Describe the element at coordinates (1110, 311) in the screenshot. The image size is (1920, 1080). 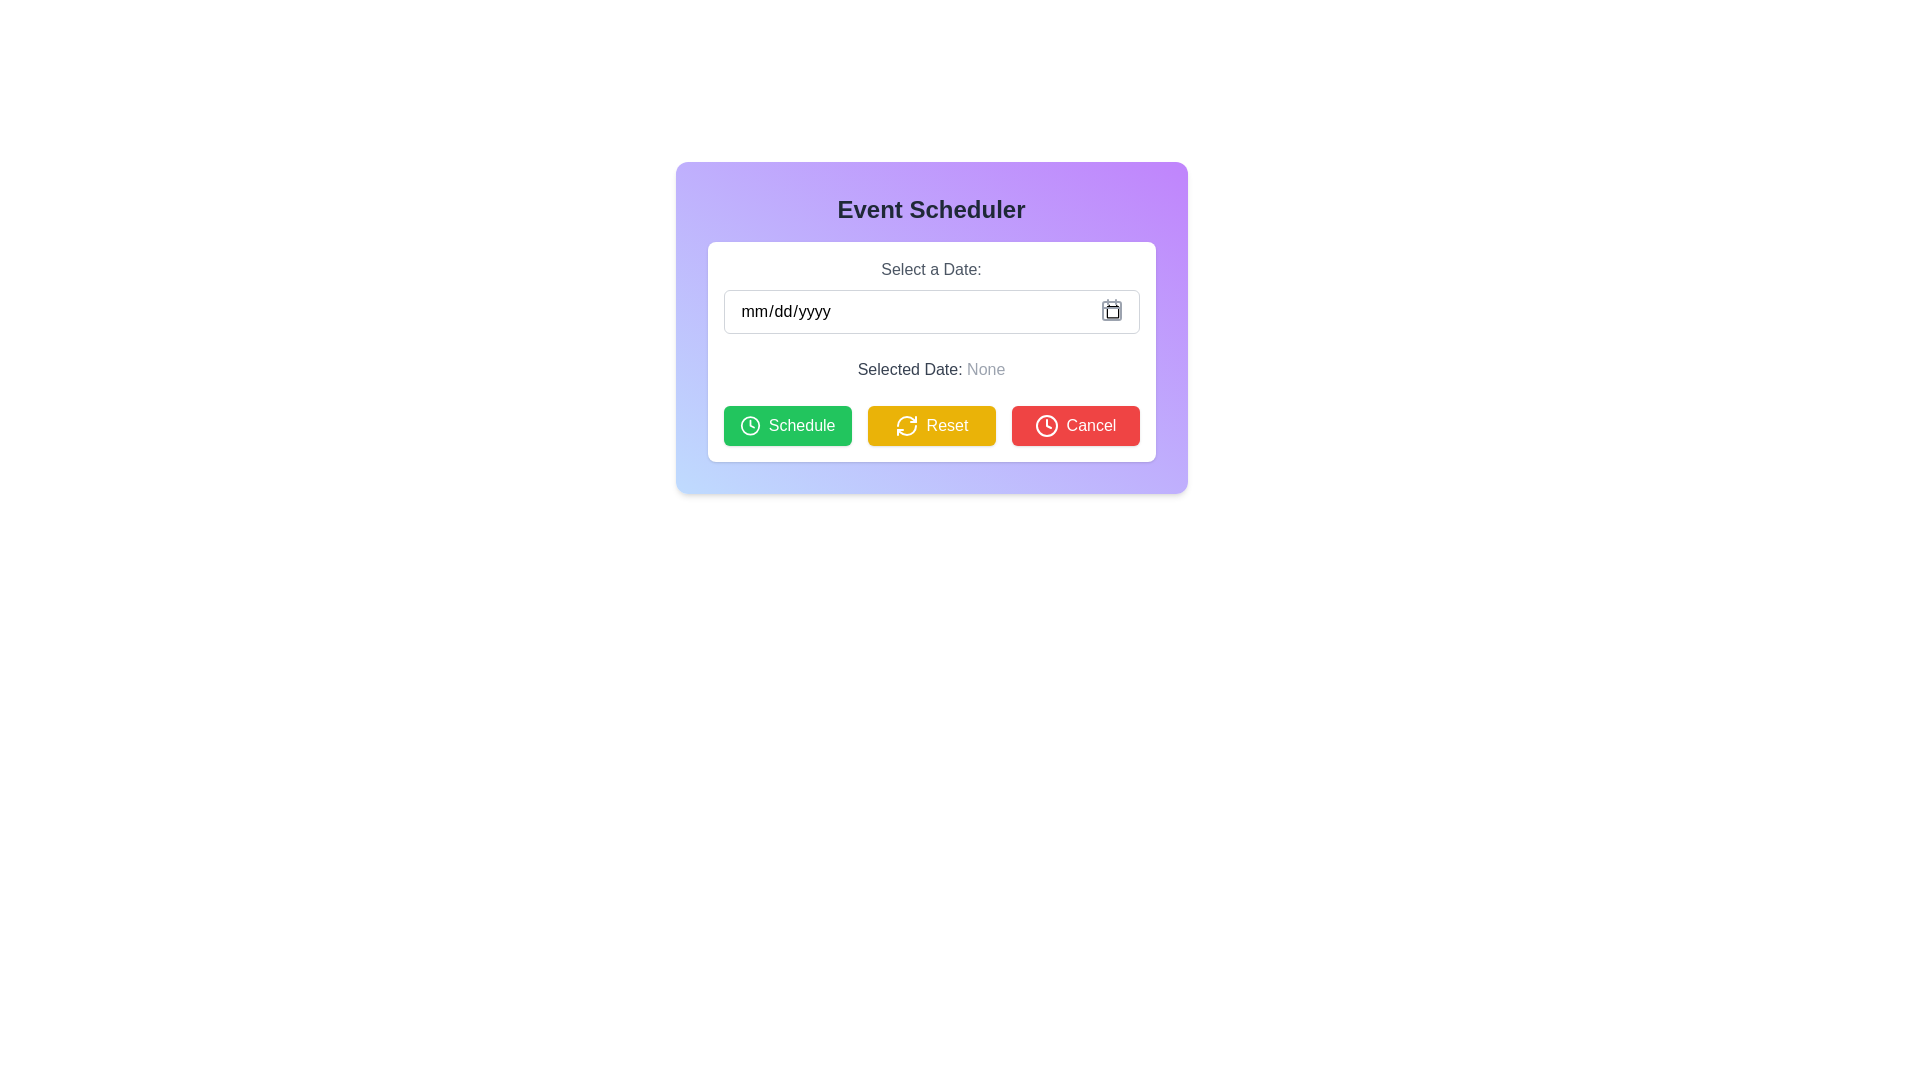
I see `the calendar icon element, which is a rectangular shape with softened corners, white background, and outlined border, located at the far right of the 'Select a Date' input field in the event scheduler interface` at that location.